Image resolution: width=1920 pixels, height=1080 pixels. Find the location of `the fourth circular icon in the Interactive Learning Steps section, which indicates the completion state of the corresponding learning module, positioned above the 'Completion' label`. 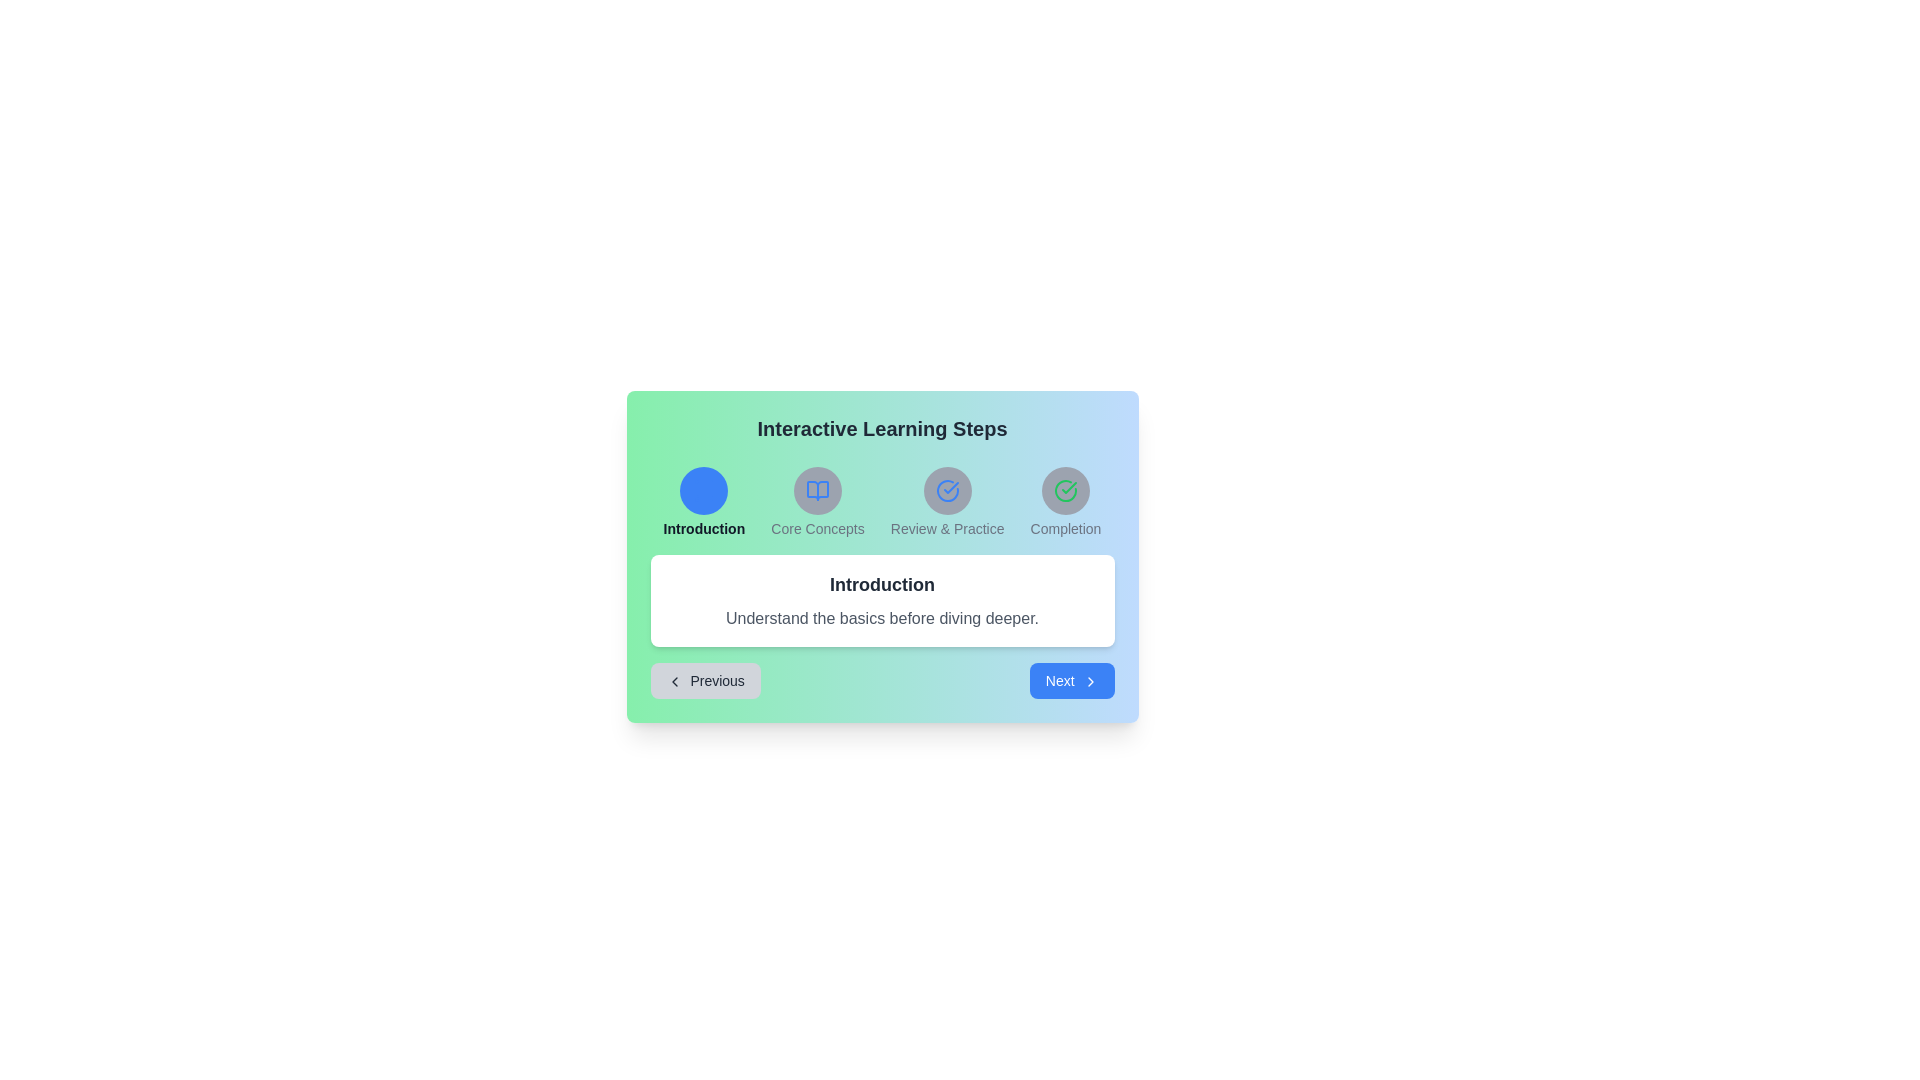

the fourth circular icon in the Interactive Learning Steps section, which indicates the completion state of the corresponding learning module, positioned above the 'Completion' label is located at coordinates (1064, 490).